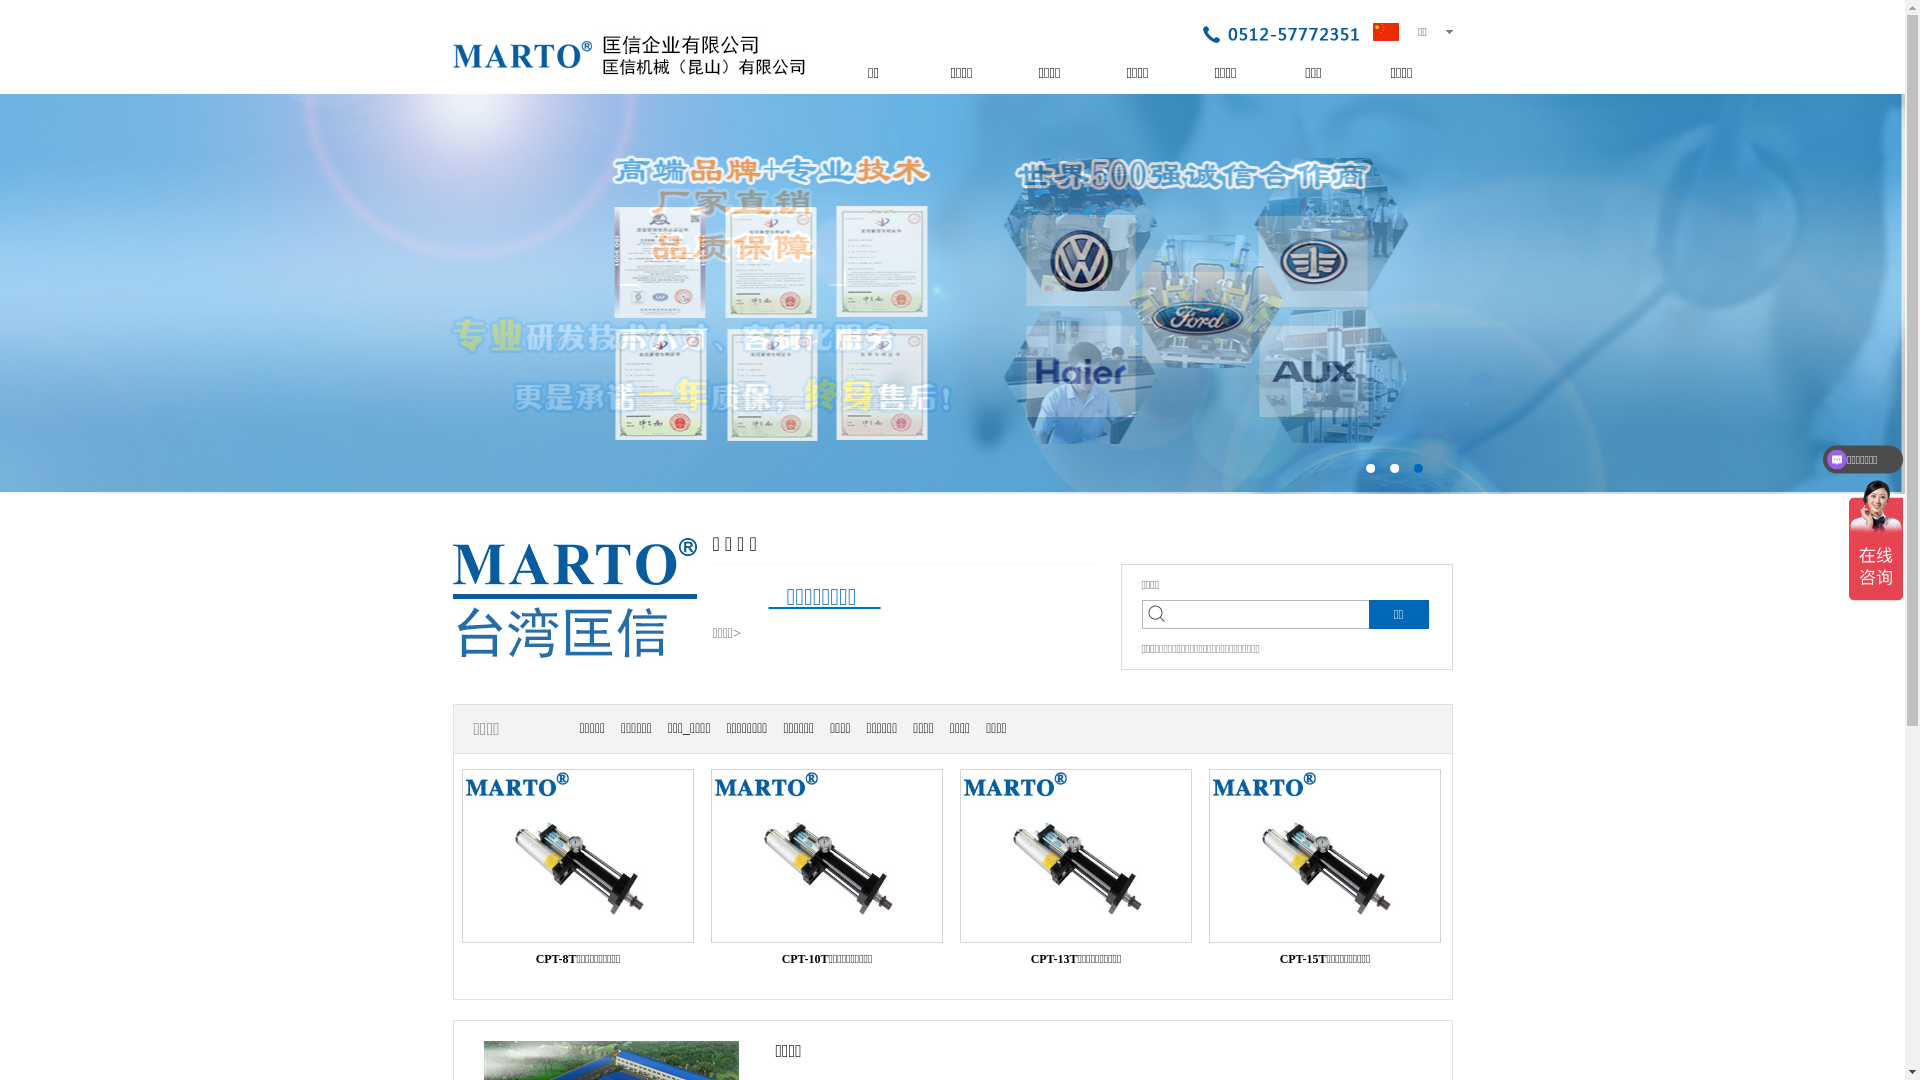 The image size is (1920, 1080). Describe the element at coordinates (1369, 468) in the screenshot. I see `'1'` at that location.